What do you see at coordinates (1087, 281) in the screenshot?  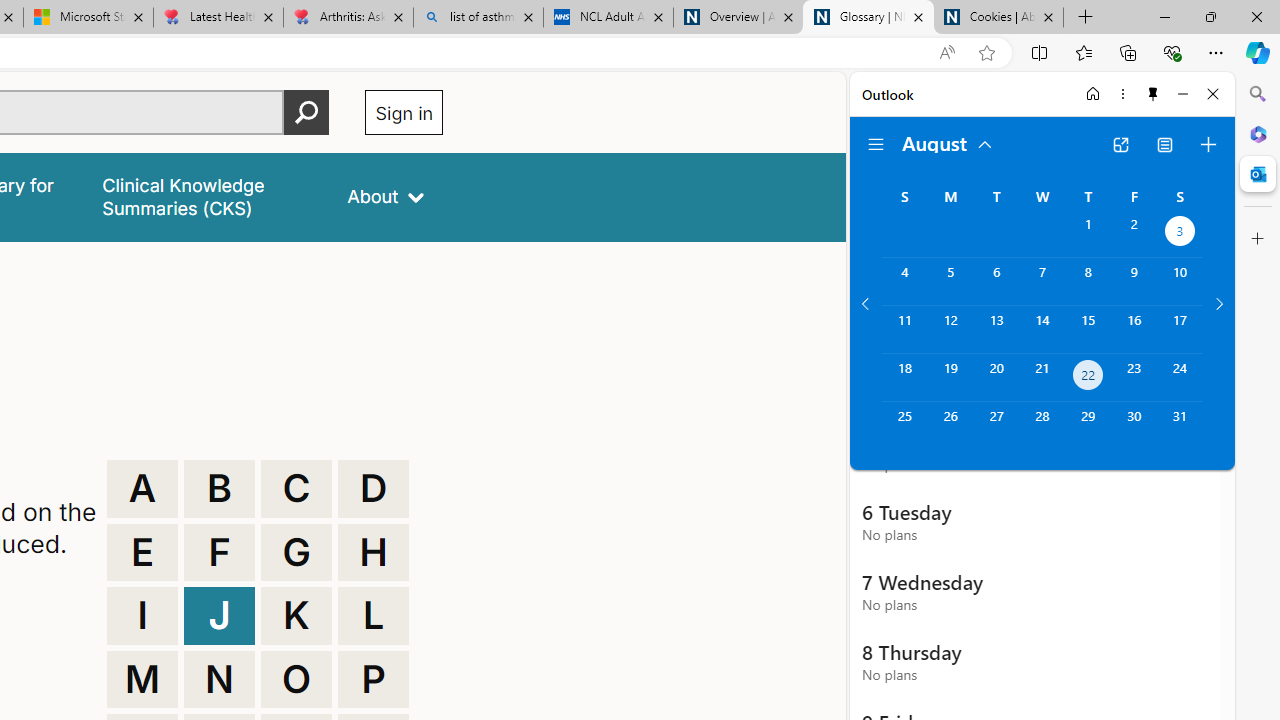 I see `'Thursday, August 8, 2024. '` at bounding box center [1087, 281].